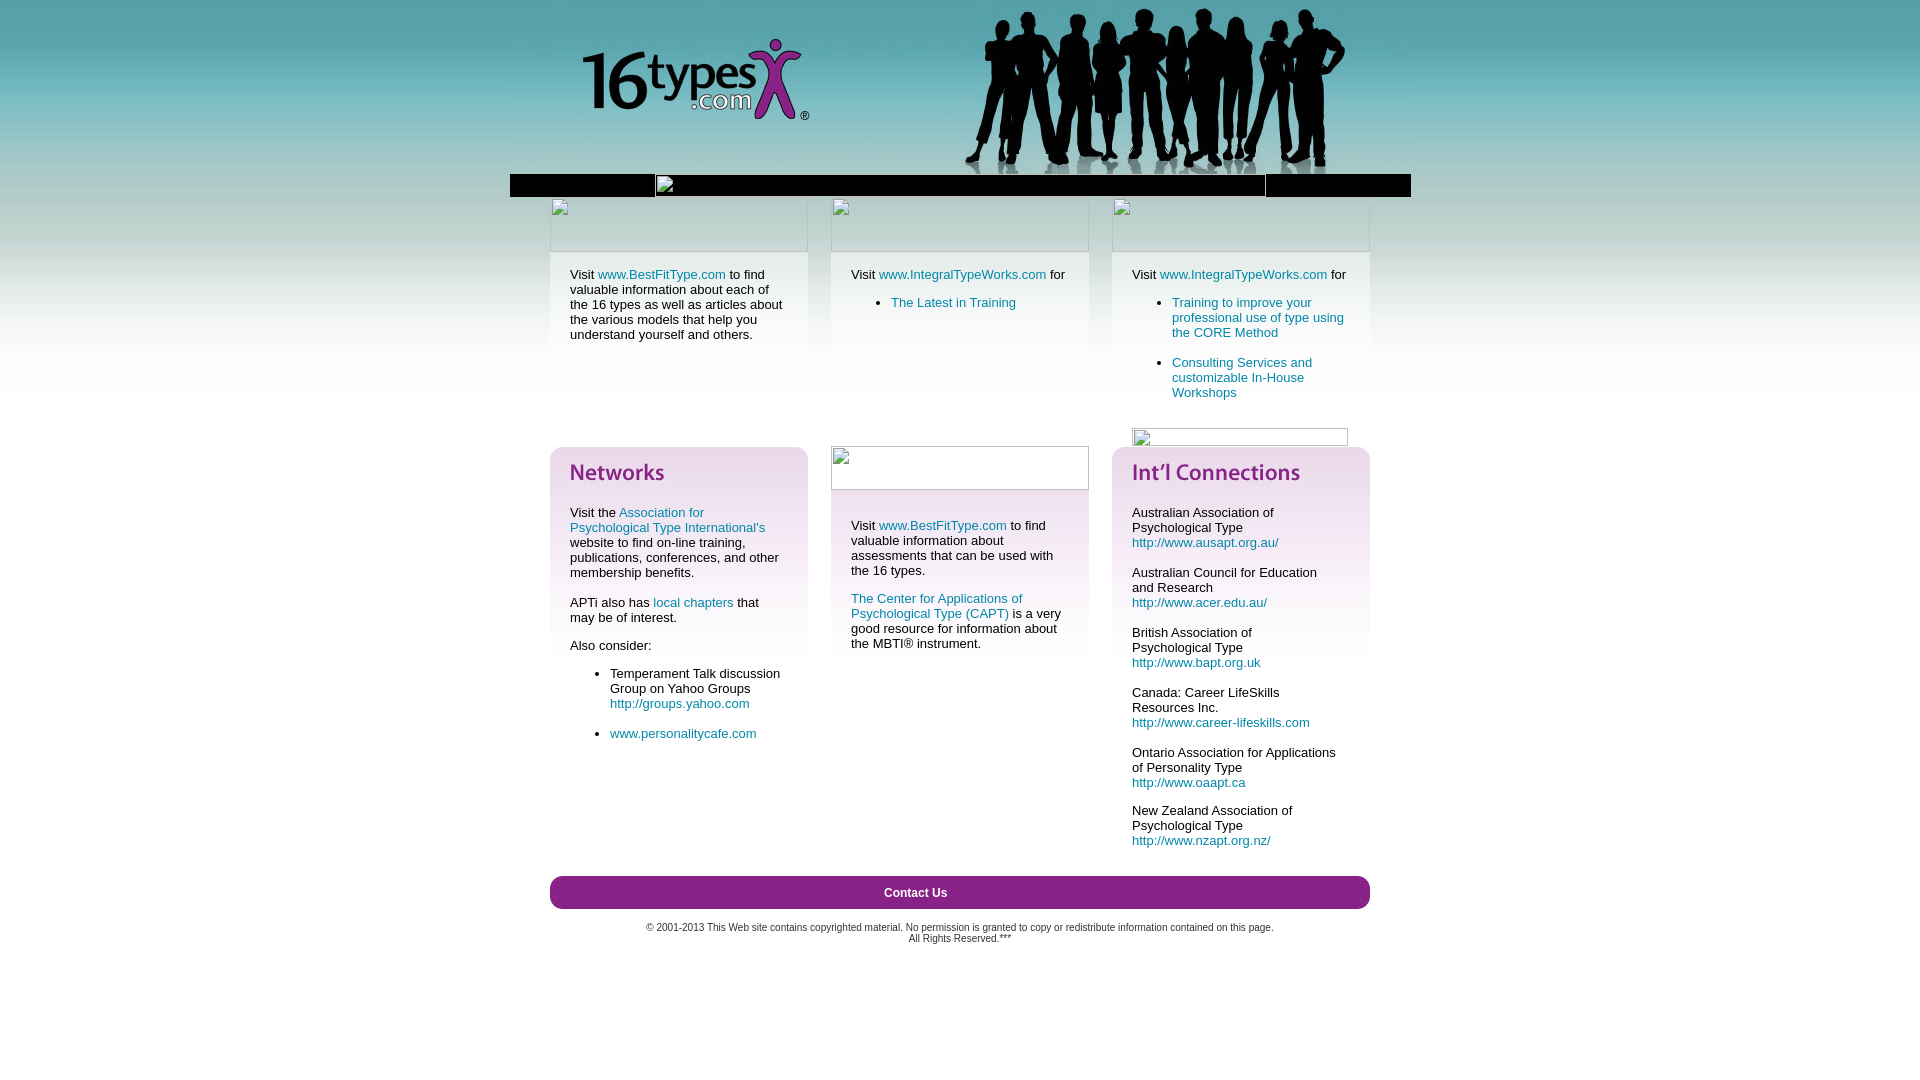 Image resolution: width=1920 pixels, height=1080 pixels. What do you see at coordinates (692, 601) in the screenshot?
I see `'local chapters'` at bounding box center [692, 601].